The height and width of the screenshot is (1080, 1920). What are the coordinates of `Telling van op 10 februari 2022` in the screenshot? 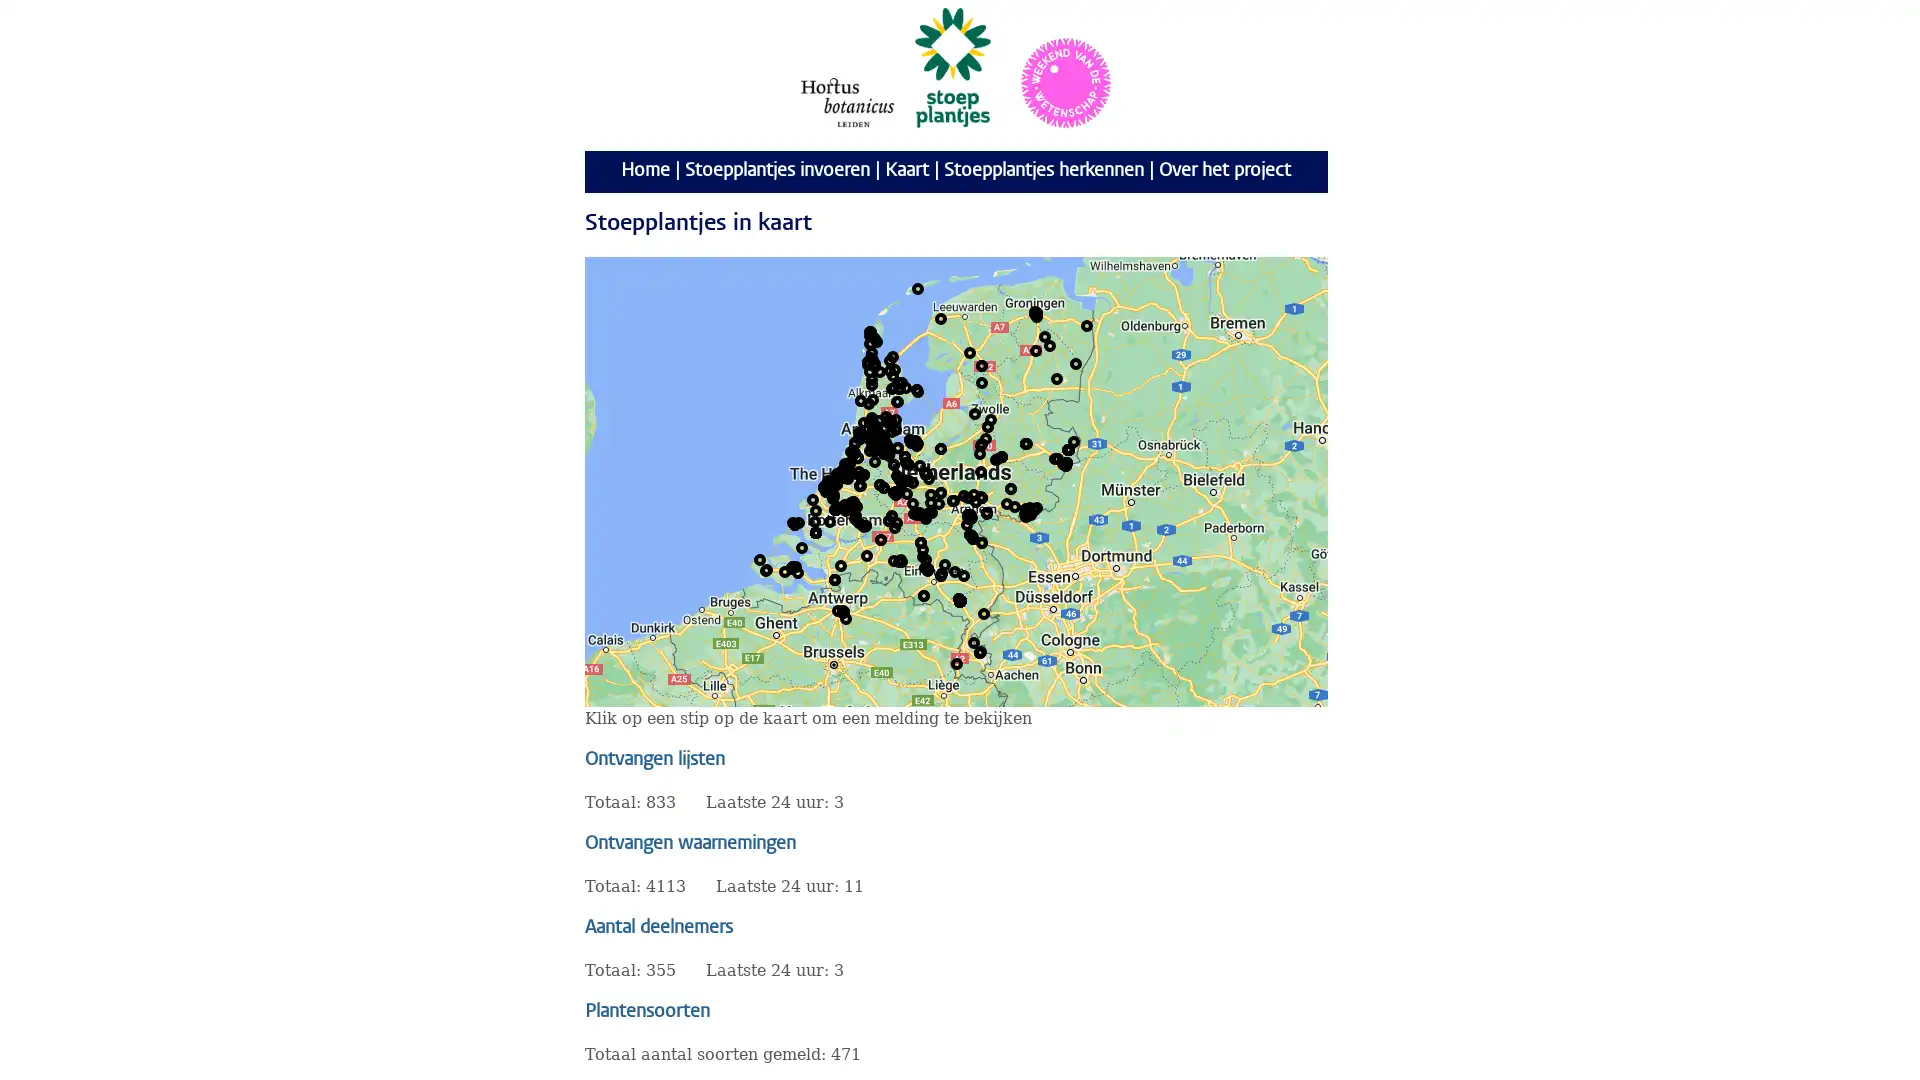 It's located at (877, 442).